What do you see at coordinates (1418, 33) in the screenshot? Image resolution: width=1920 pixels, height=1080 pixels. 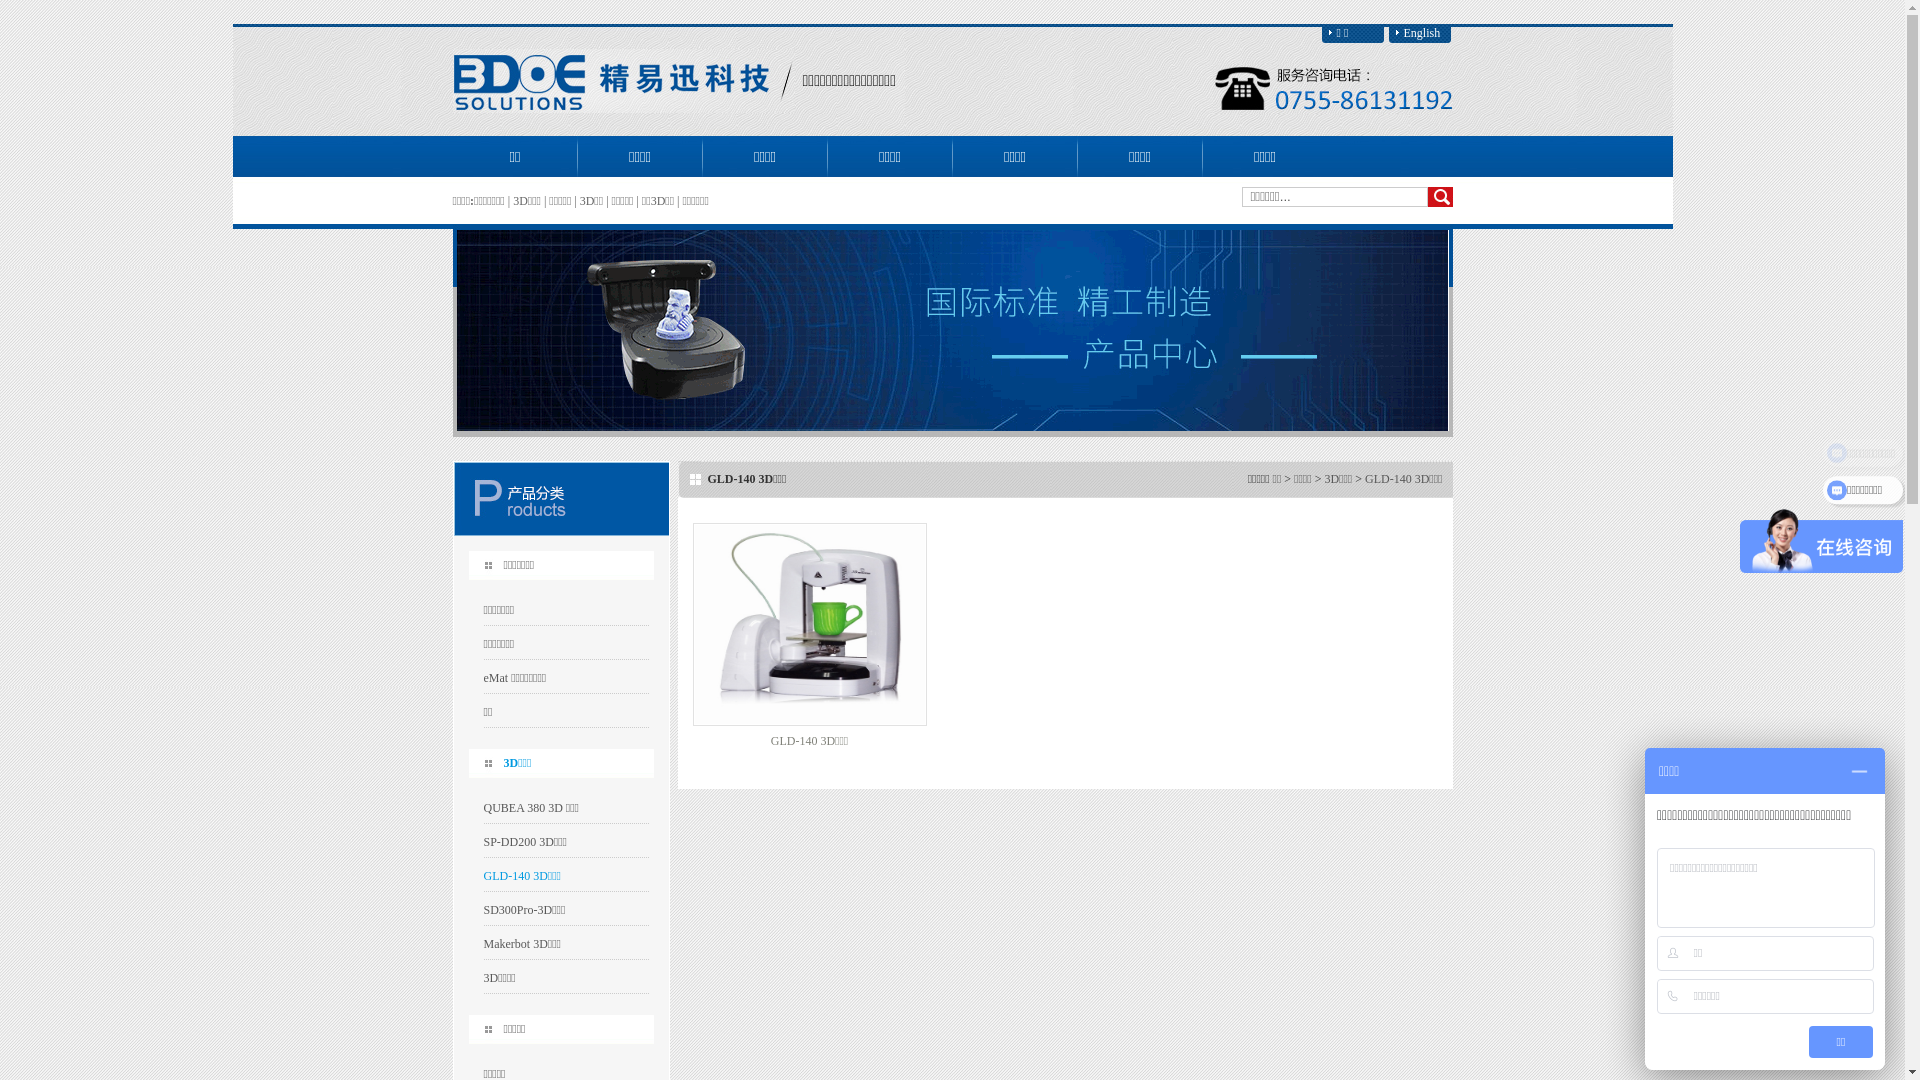 I see `'English'` at bounding box center [1418, 33].